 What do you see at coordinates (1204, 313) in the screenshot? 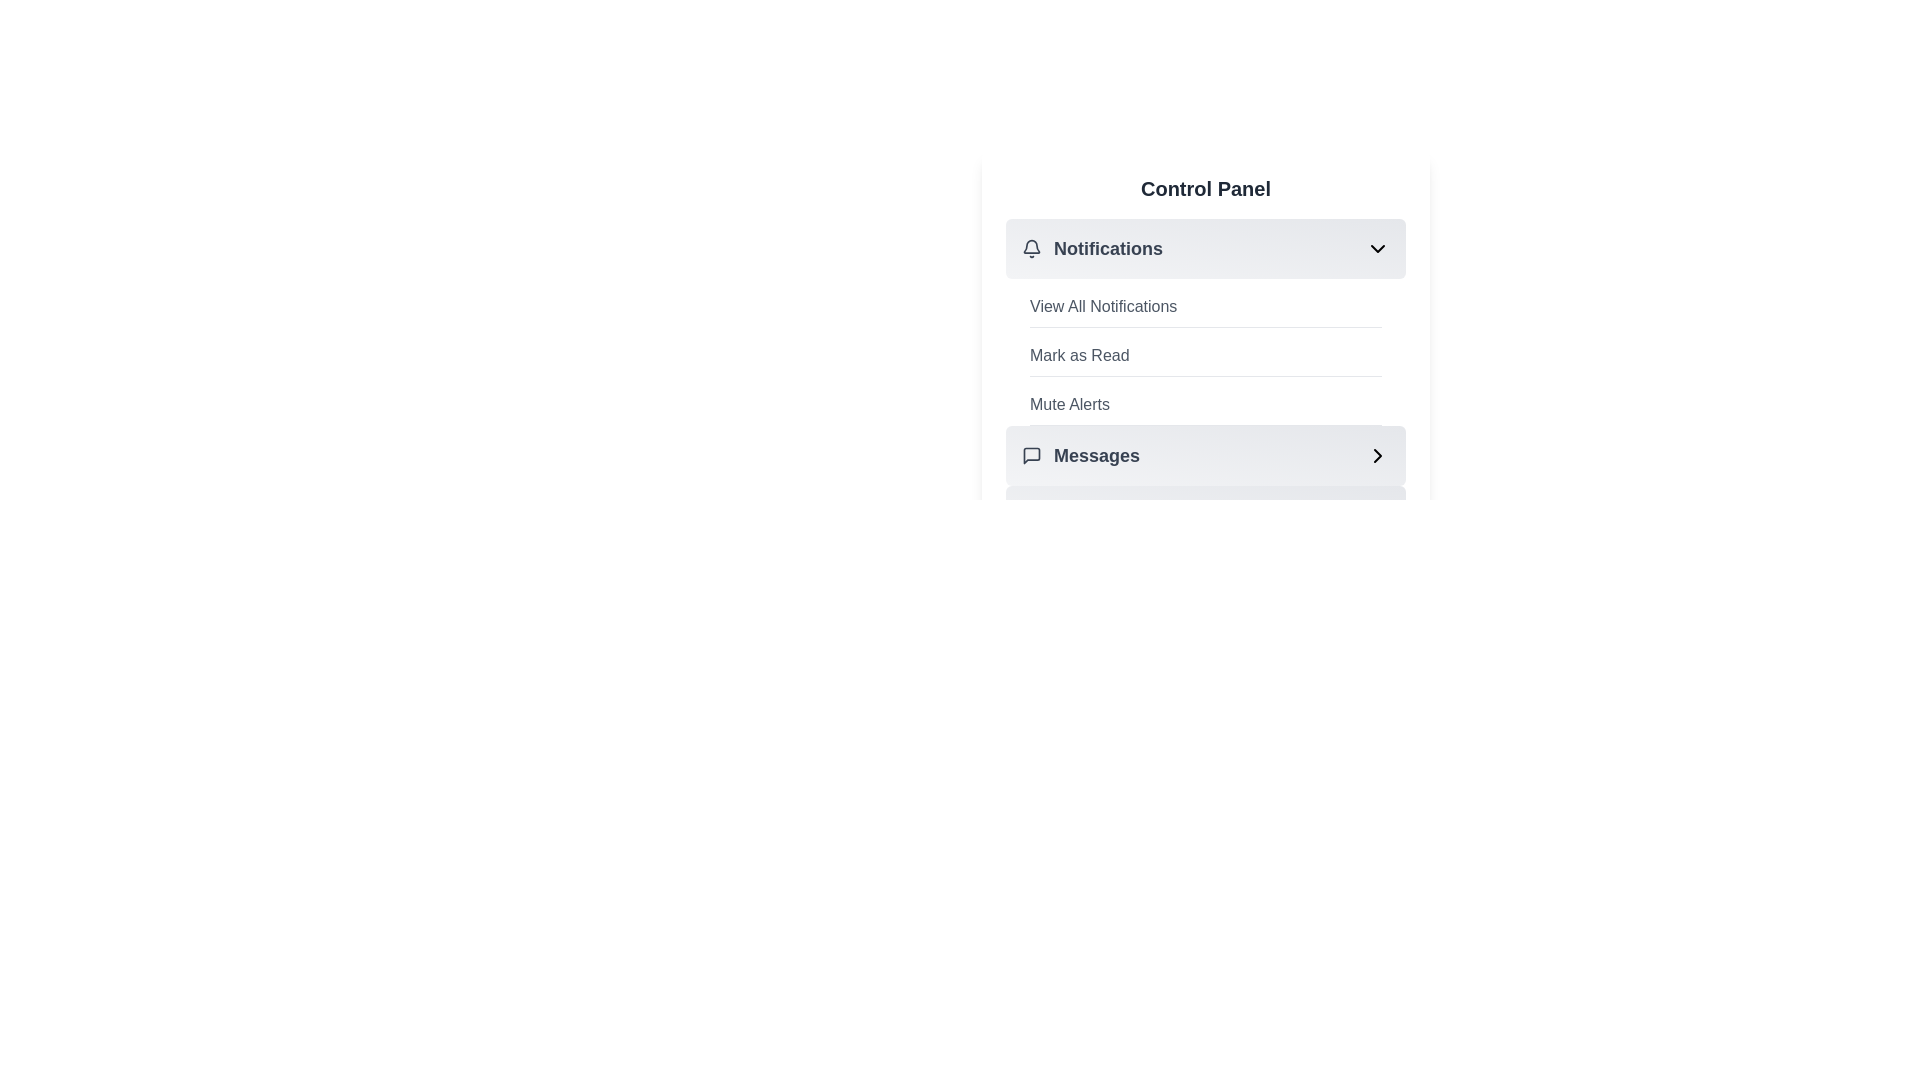
I see `the 'View All Notifications' option from the collapsible notifications panel, which is the first main panel containing navigation links` at bounding box center [1204, 313].